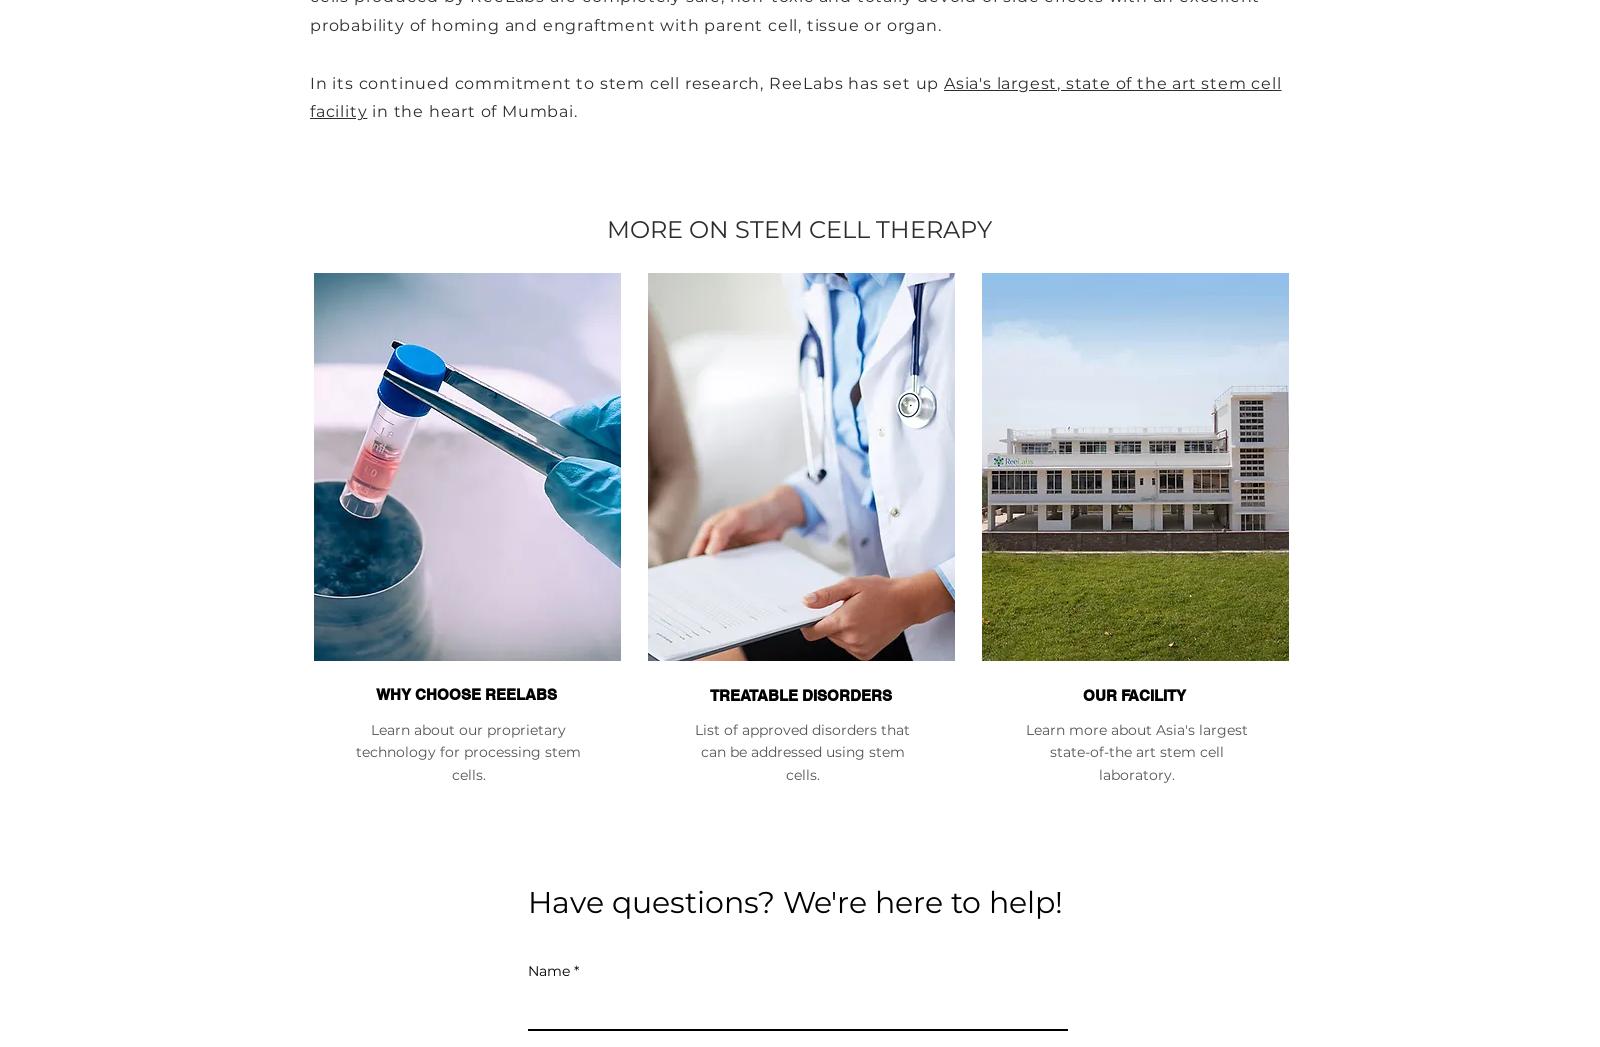 This screenshot has height=1047, width=1600. What do you see at coordinates (607, 228) in the screenshot?
I see `'MORE ON STEM CELL THERAPY'` at bounding box center [607, 228].